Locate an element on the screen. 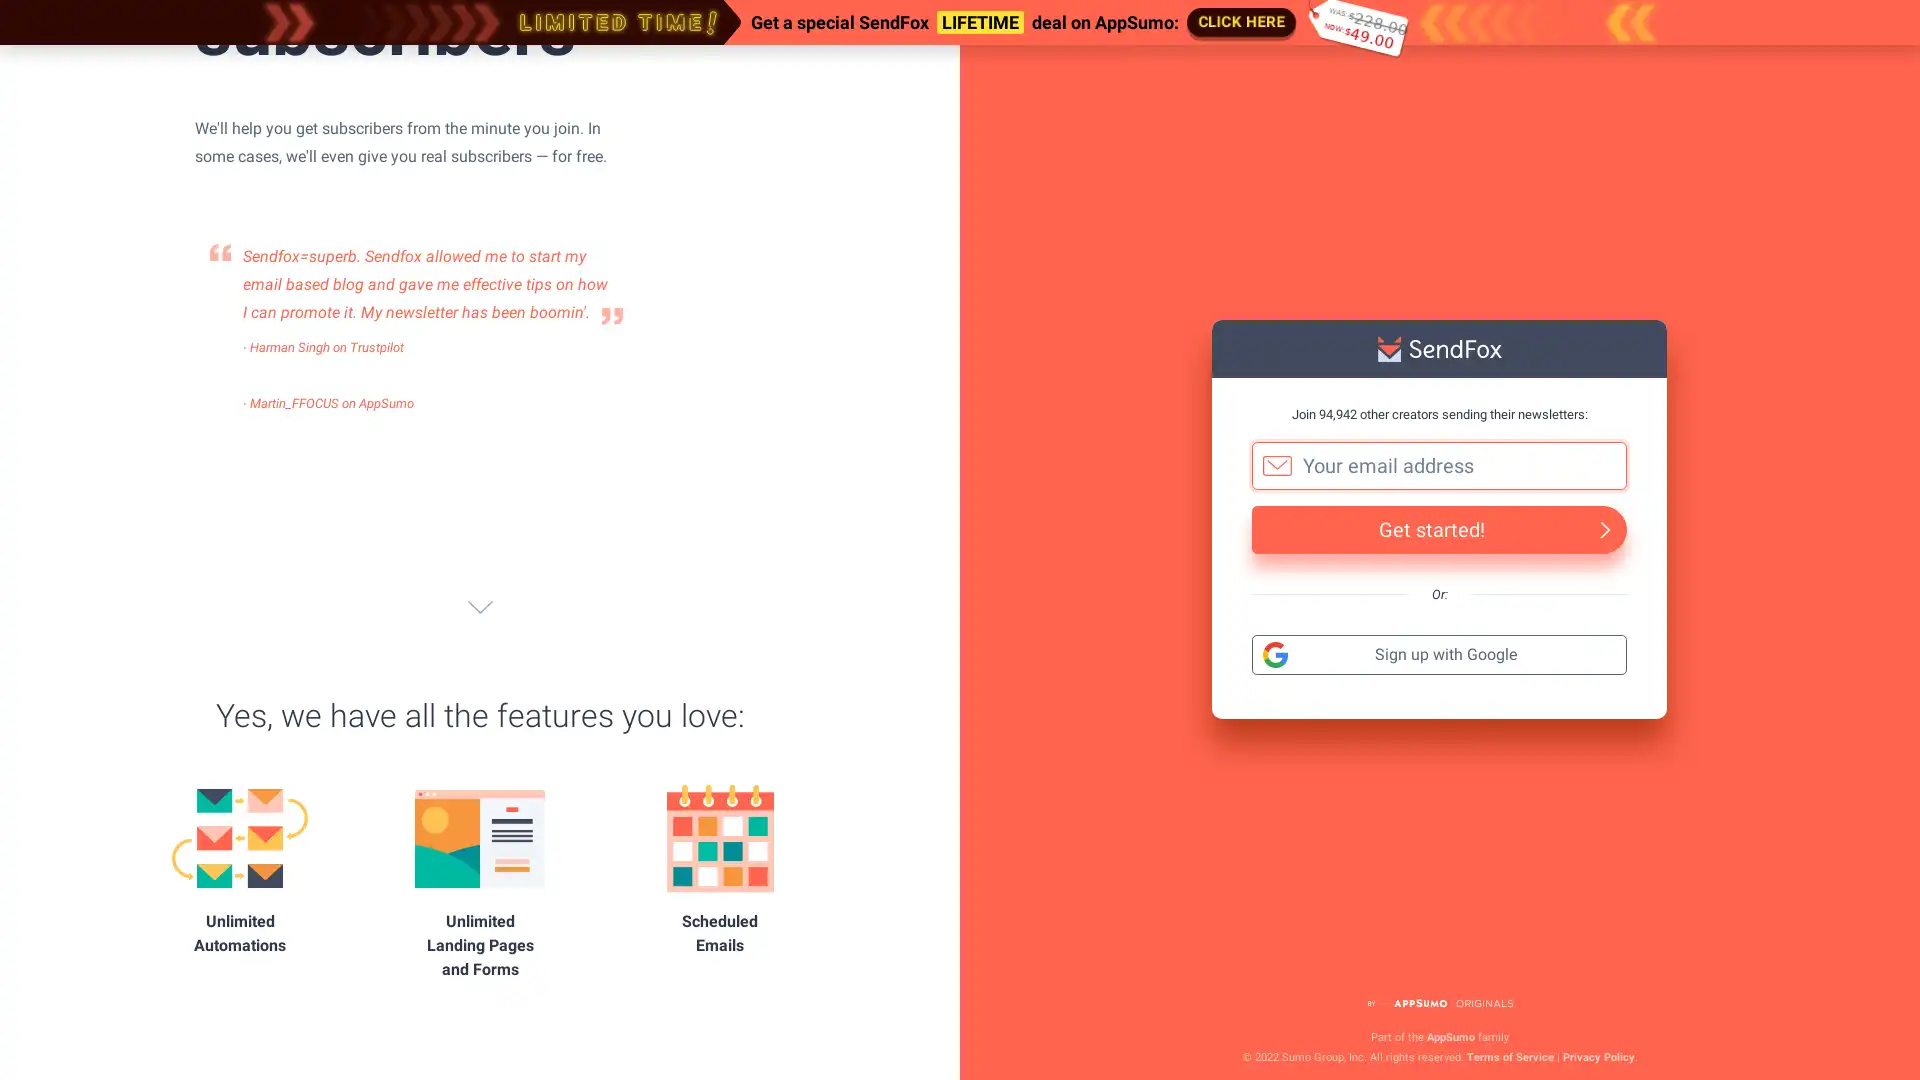 This screenshot has height=1080, width=1920. Get started! is located at coordinates (1438, 527).